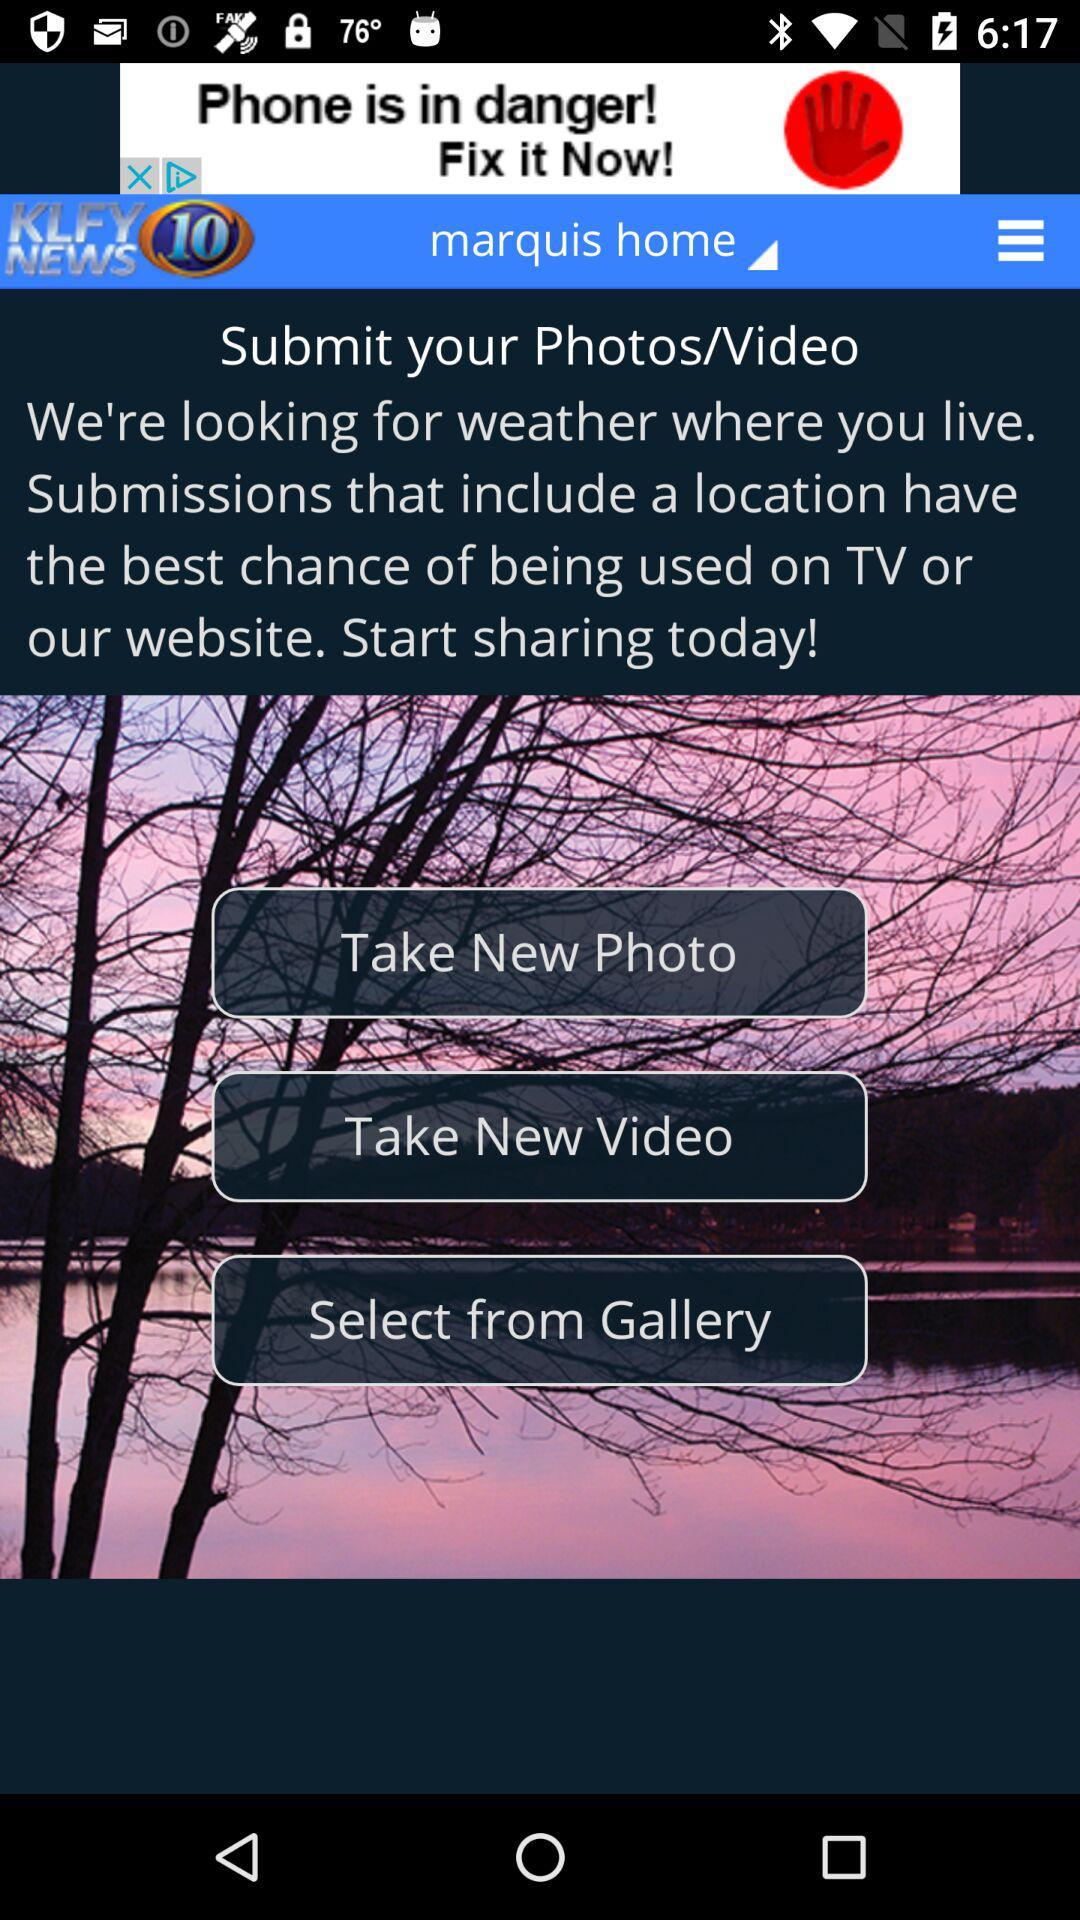 The height and width of the screenshot is (1920, 1080). Describe the element at coordinates (131, 240) in the screenshot. I see `icon at the top left corner` at that location.